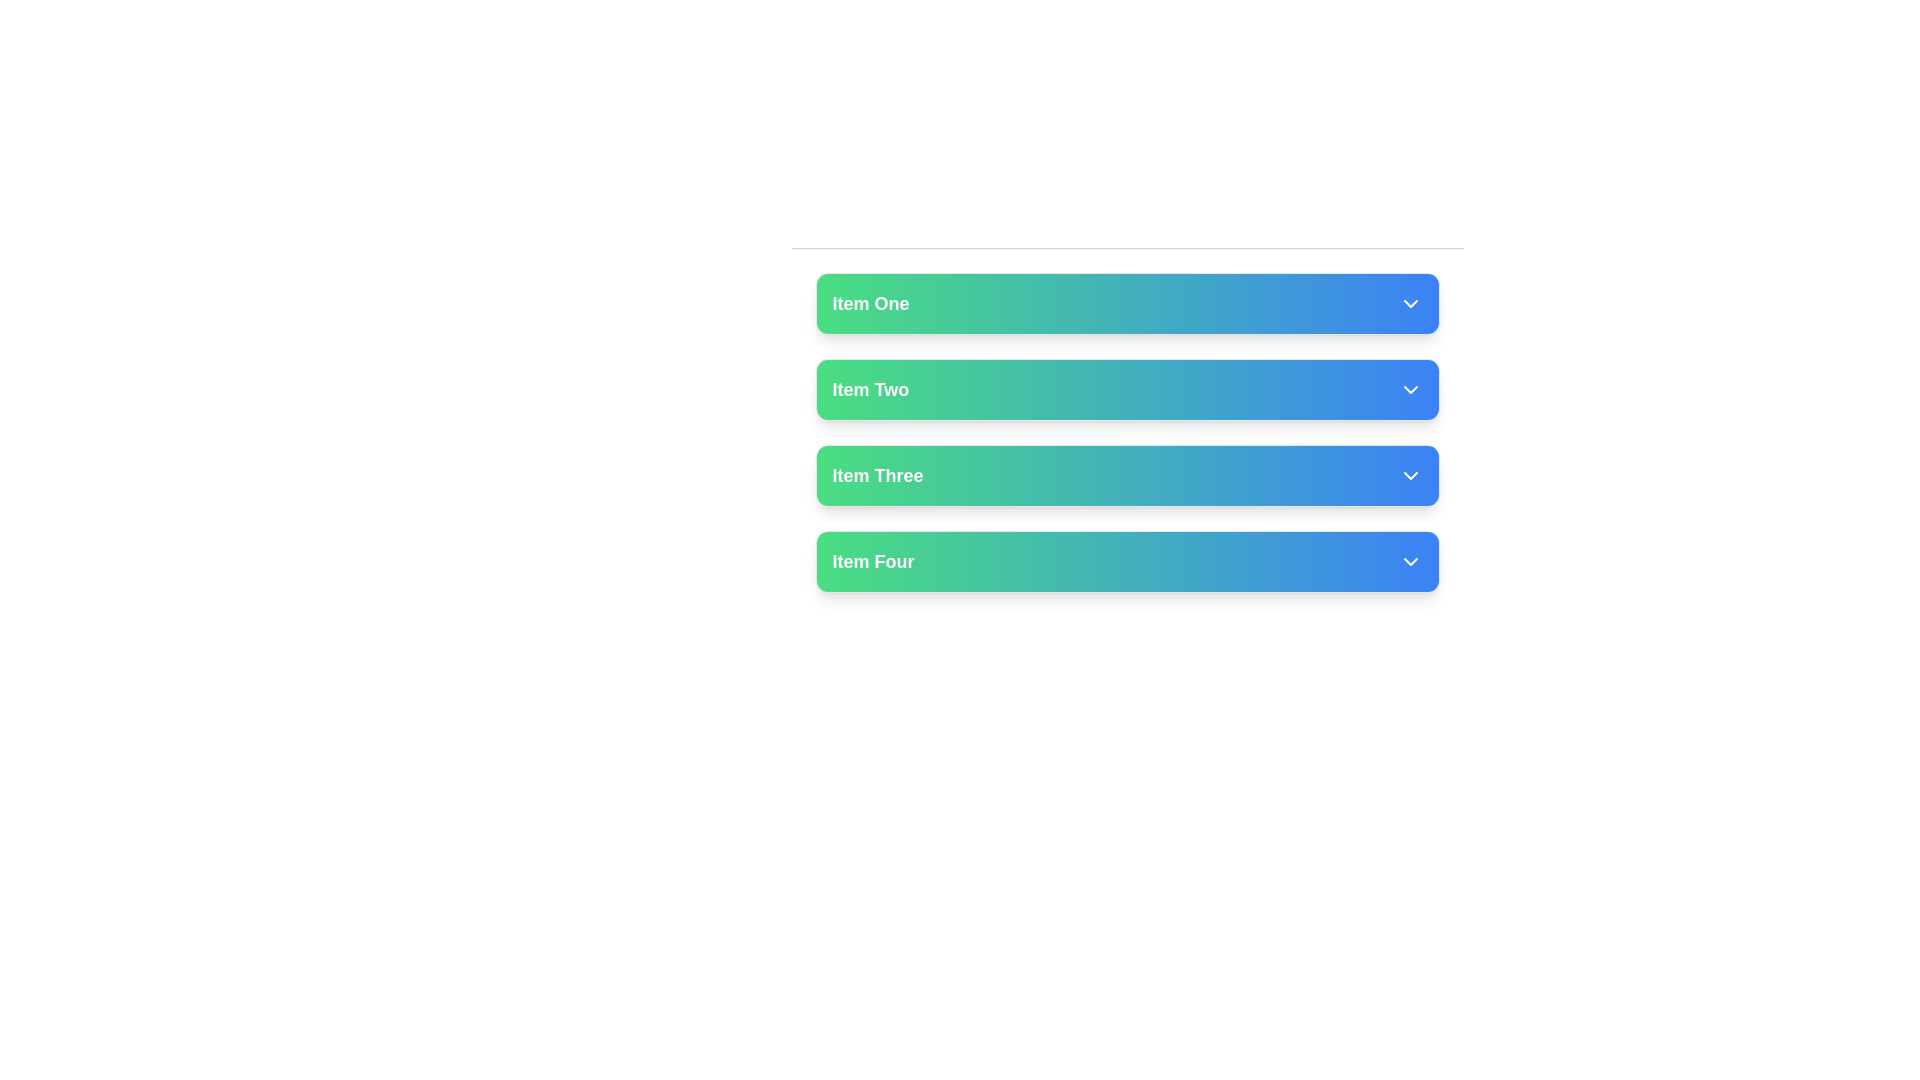  What do you see at coordinates (1127, 475) in the screenshot?
I see `the selectable list item named 'Item Three'` at bounding box center [1127, 475].